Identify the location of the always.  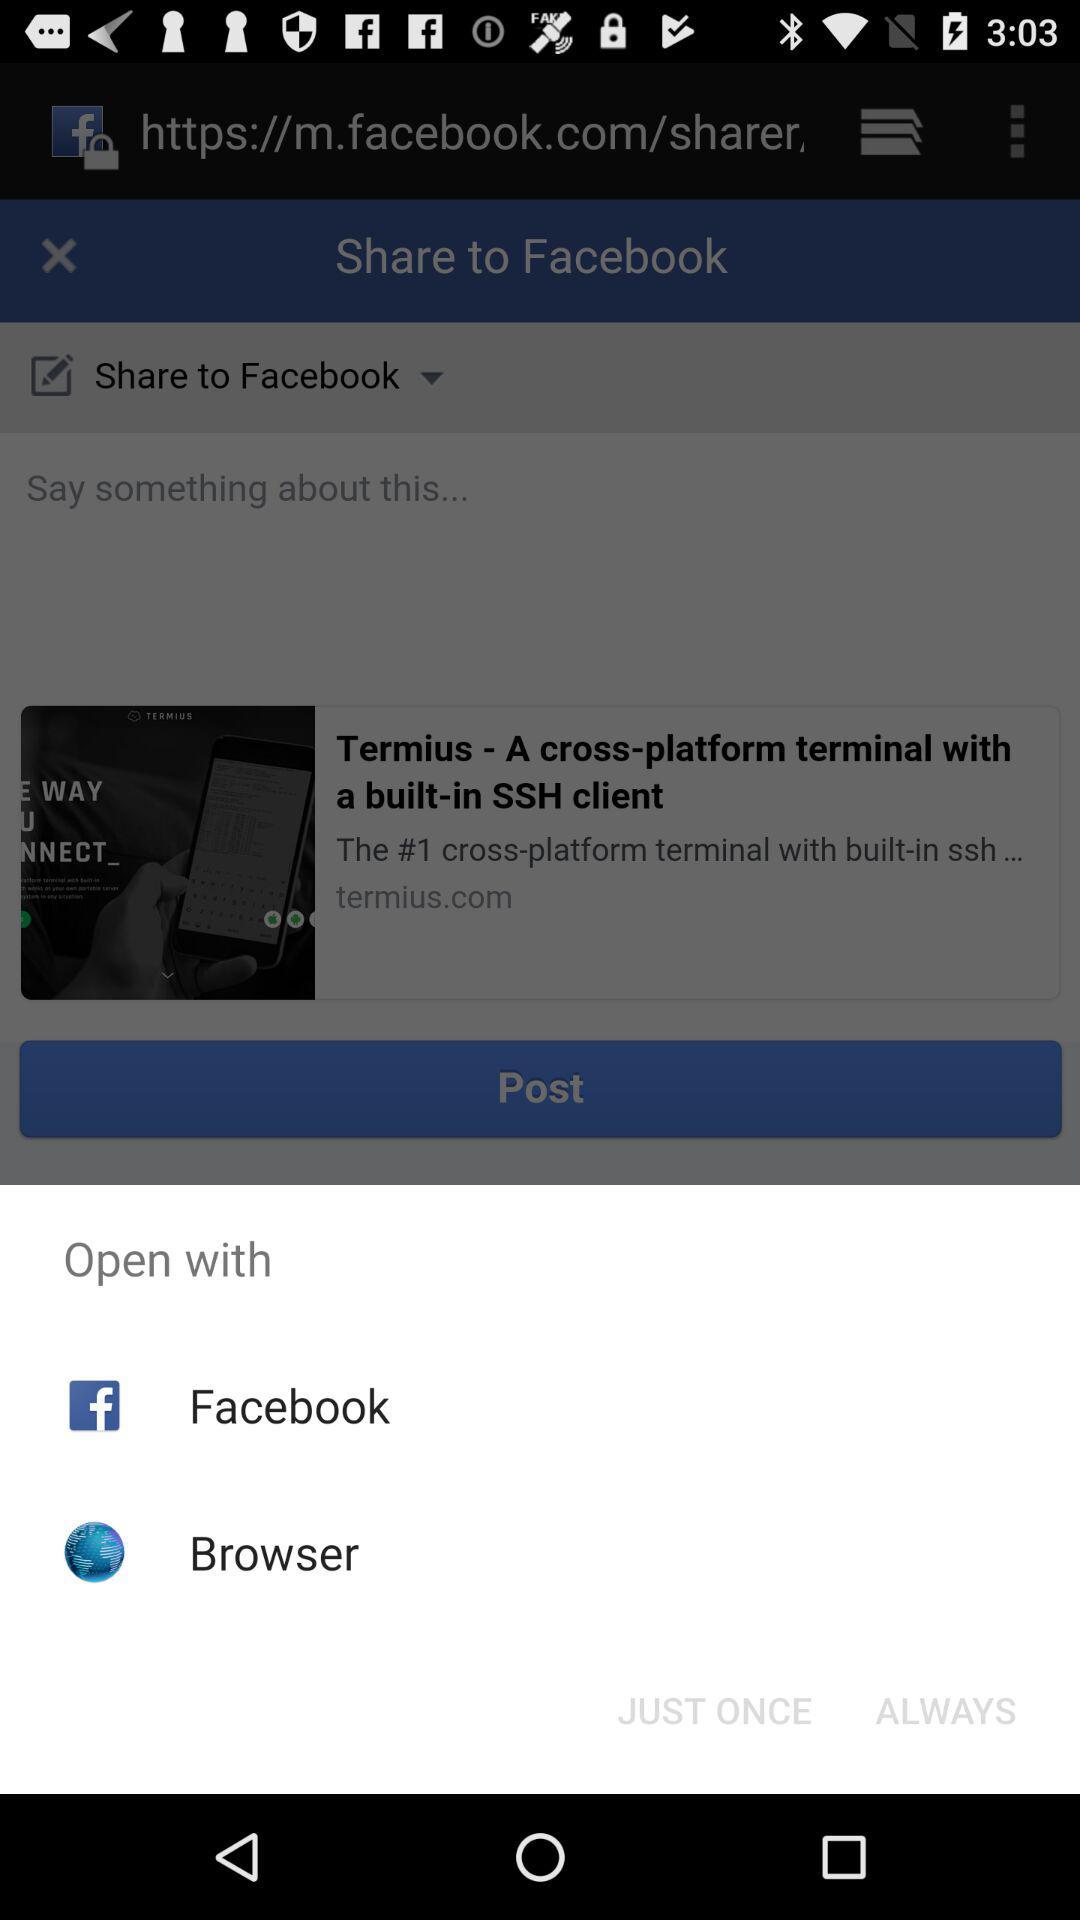
(945, 1708).